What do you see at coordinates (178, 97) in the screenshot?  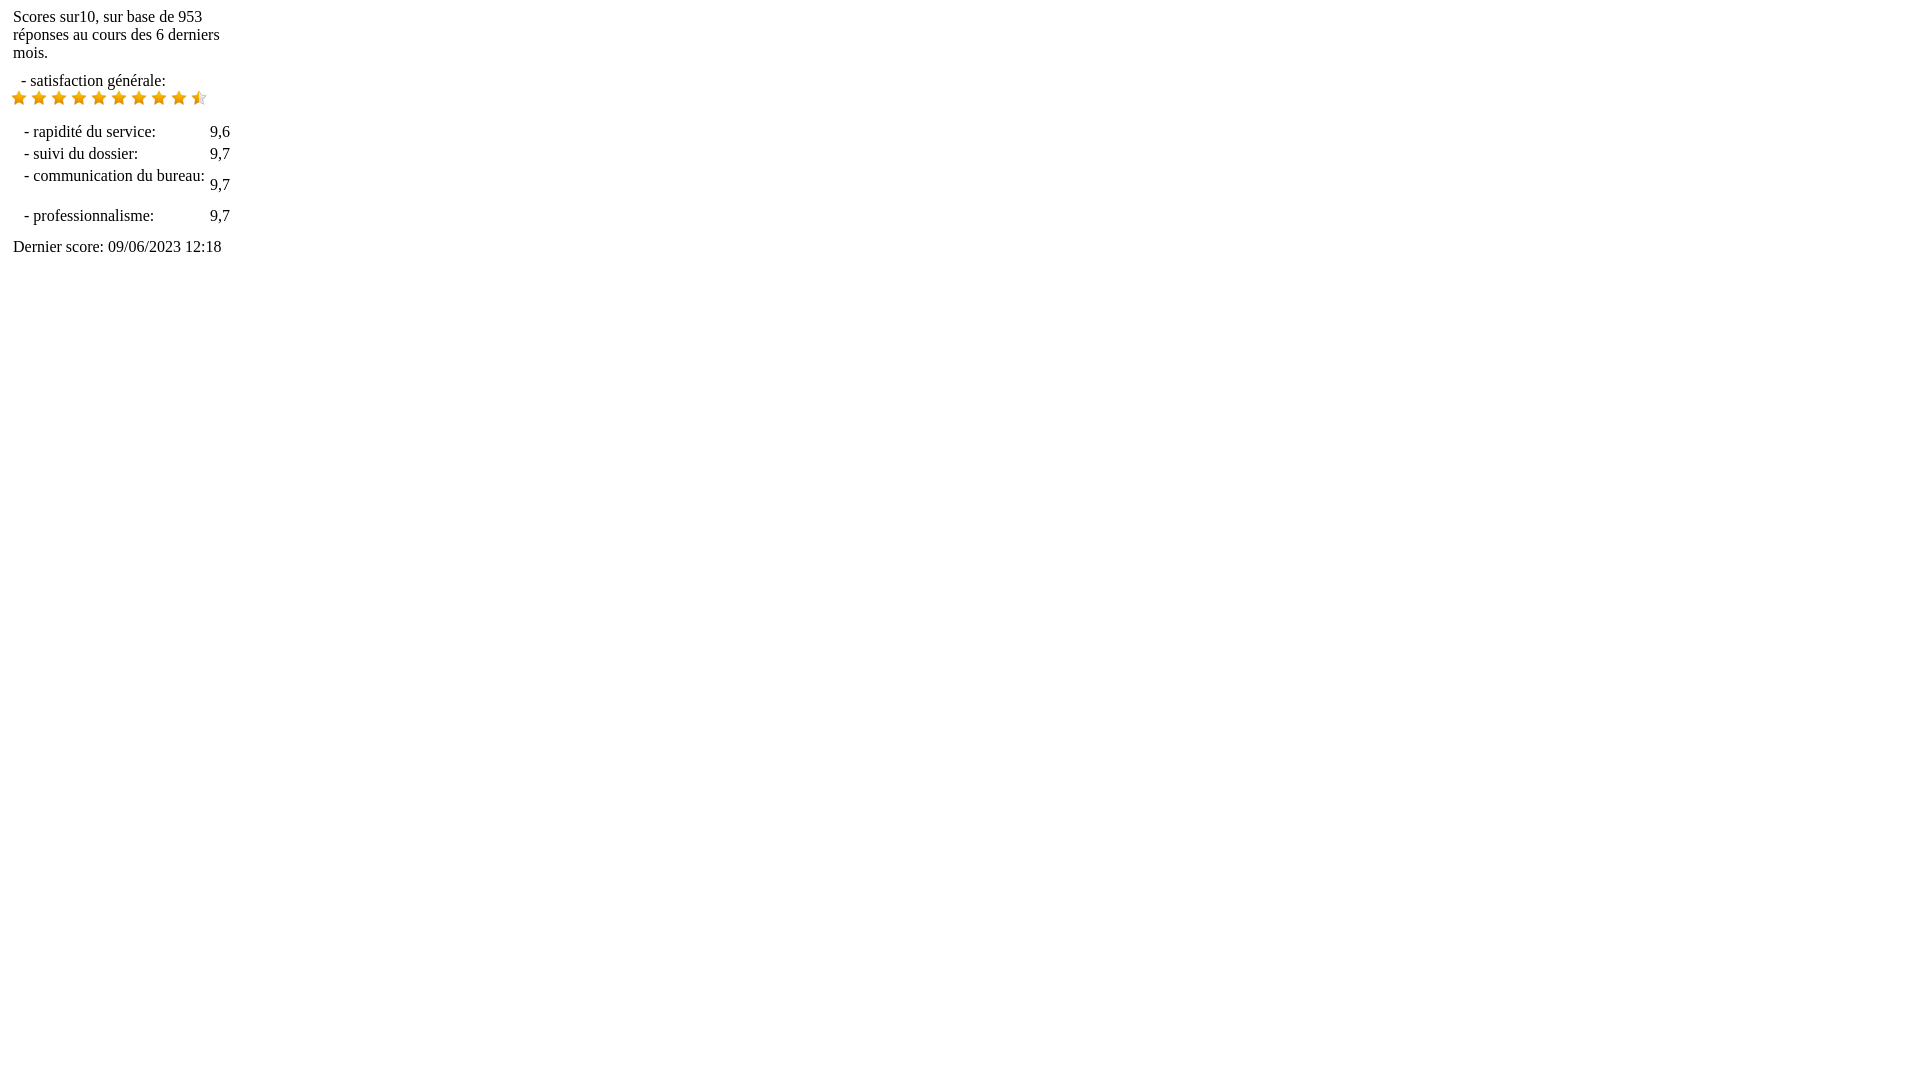 I see `'9.6715634837356'` at bounding box center [178, 97].